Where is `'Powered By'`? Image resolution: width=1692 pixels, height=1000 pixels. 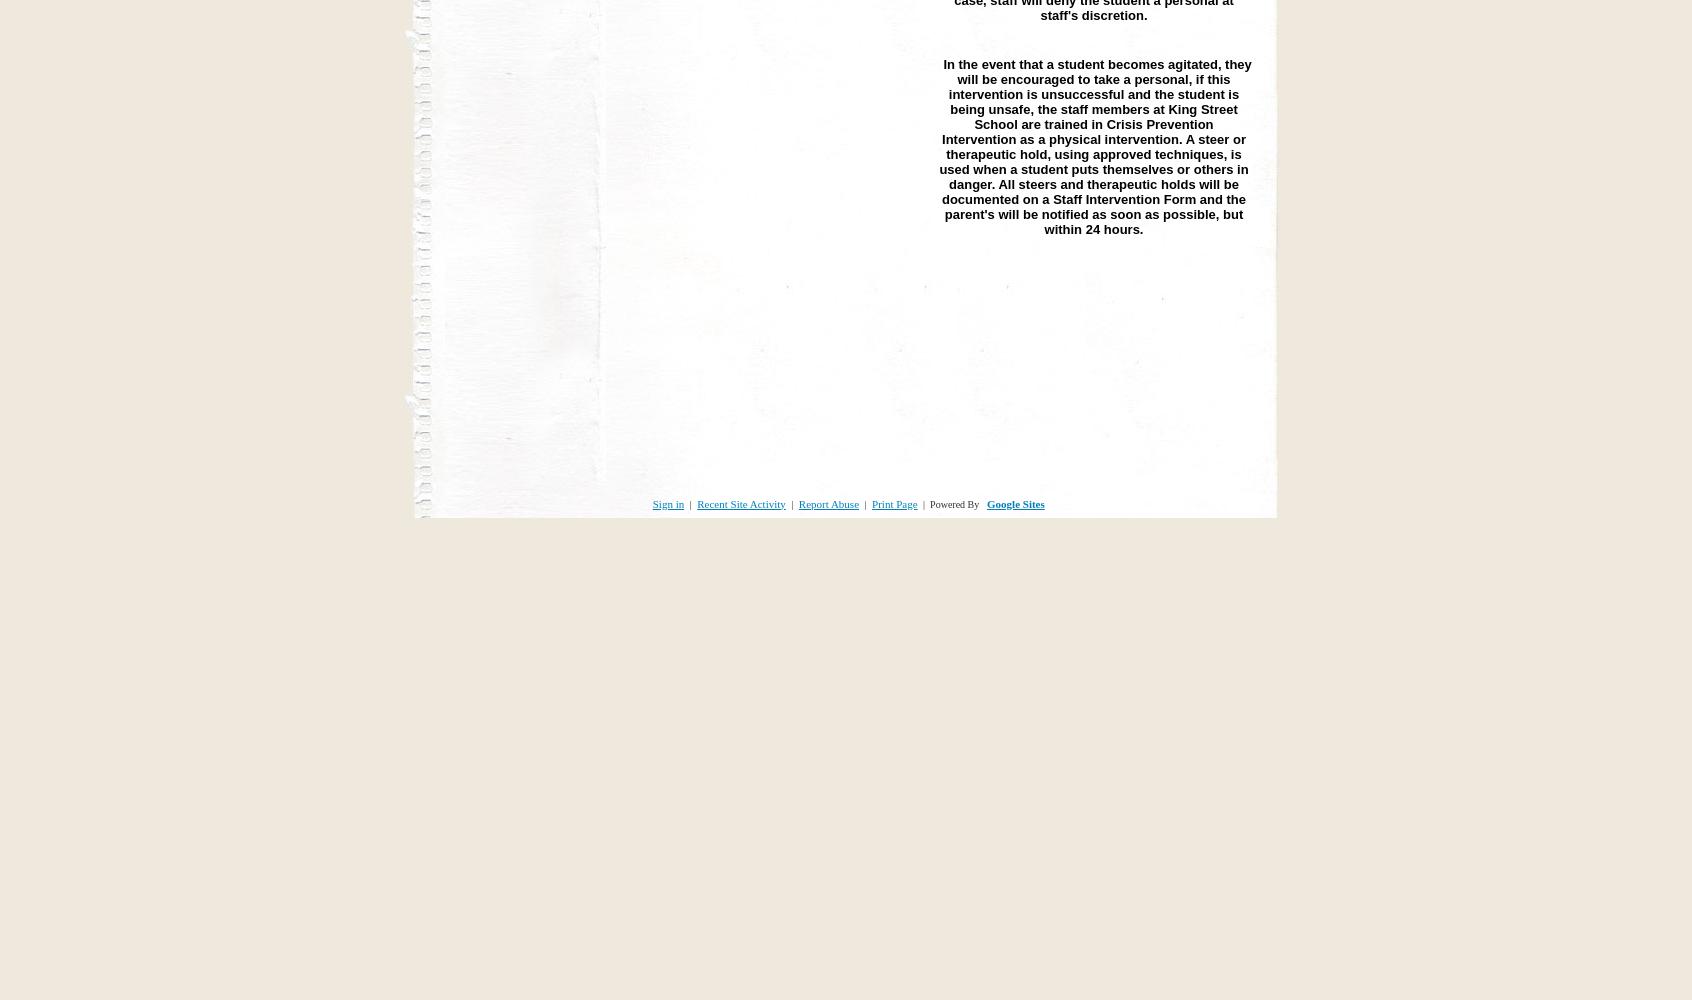 'Powered By' is located at coordinates (954, 503).